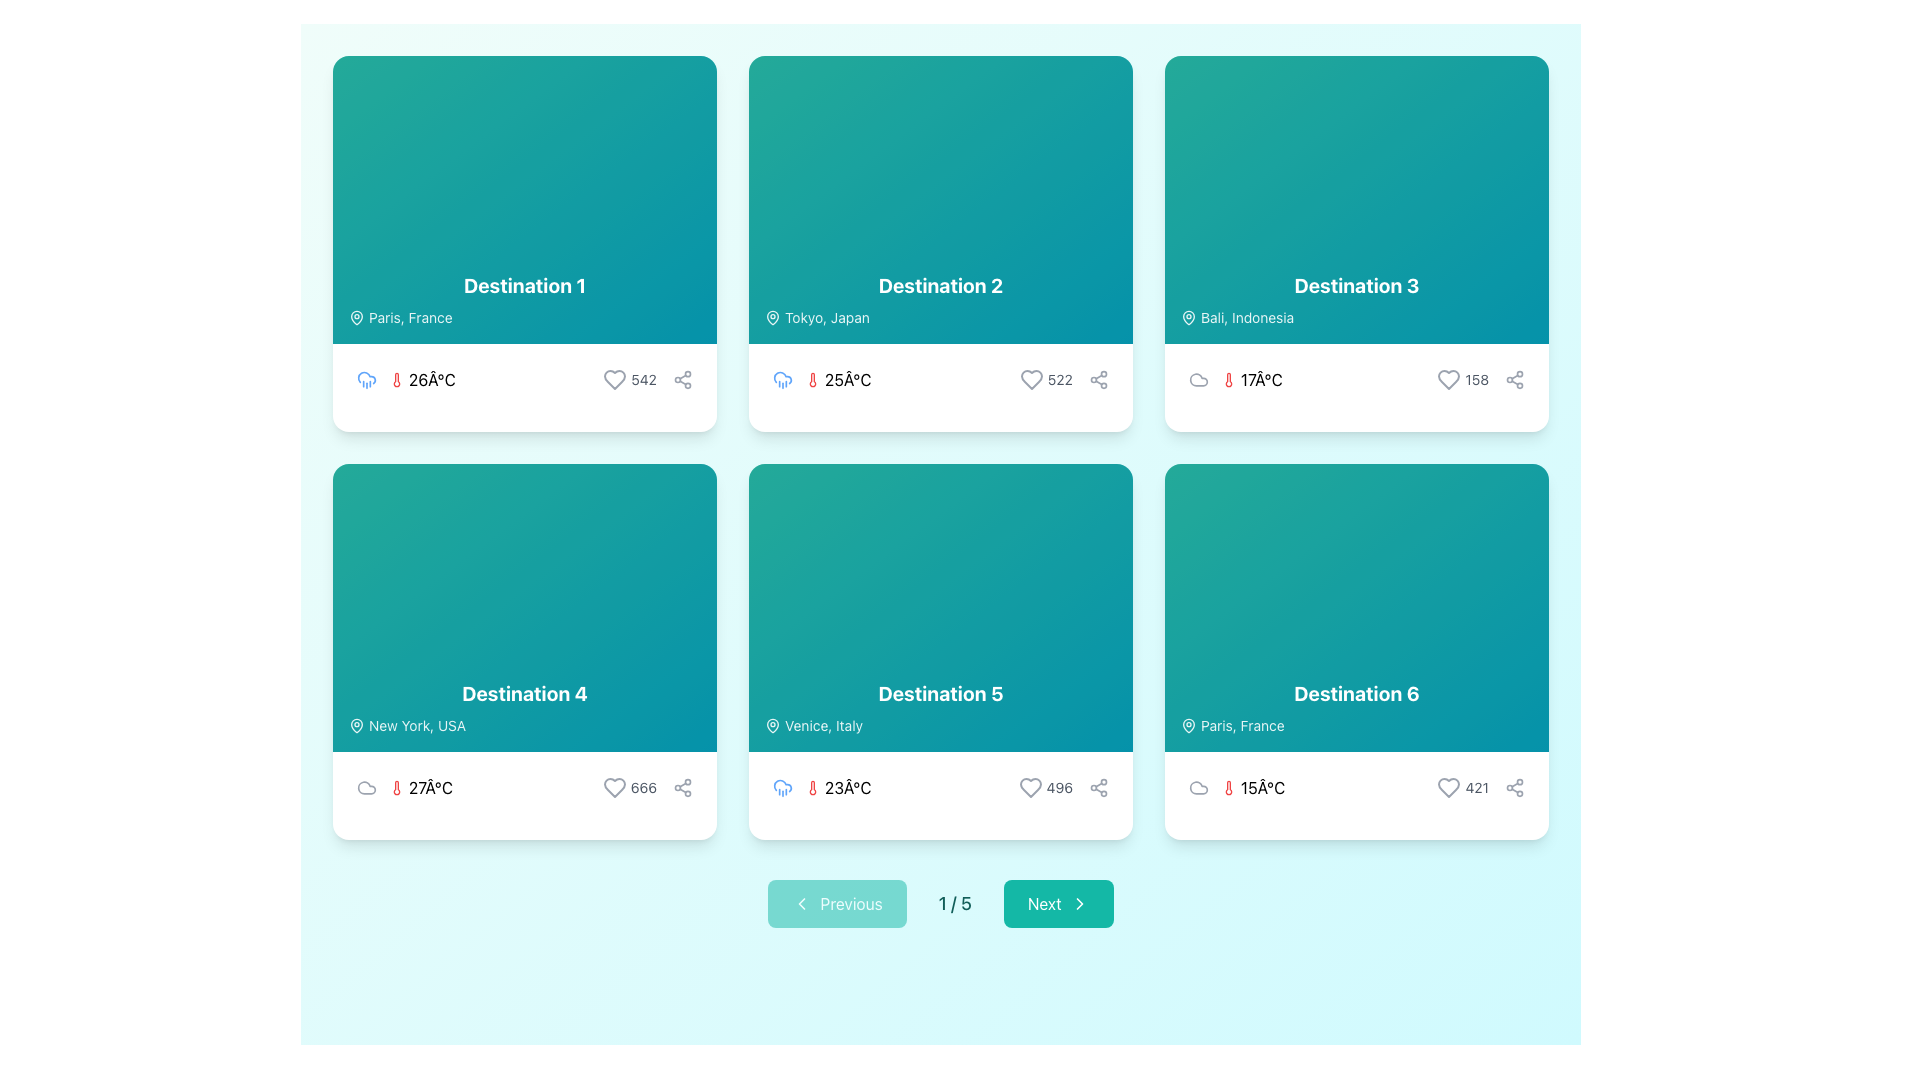 The image size is (1920, 1080). Describe the element at coordinates (1063, 380) in the screenshot. I see `the Text Indicator displaying '522' located in the second card for 'Destination 2', positioned at the bottom right corner next to the heart icon and the share icon` at that location.